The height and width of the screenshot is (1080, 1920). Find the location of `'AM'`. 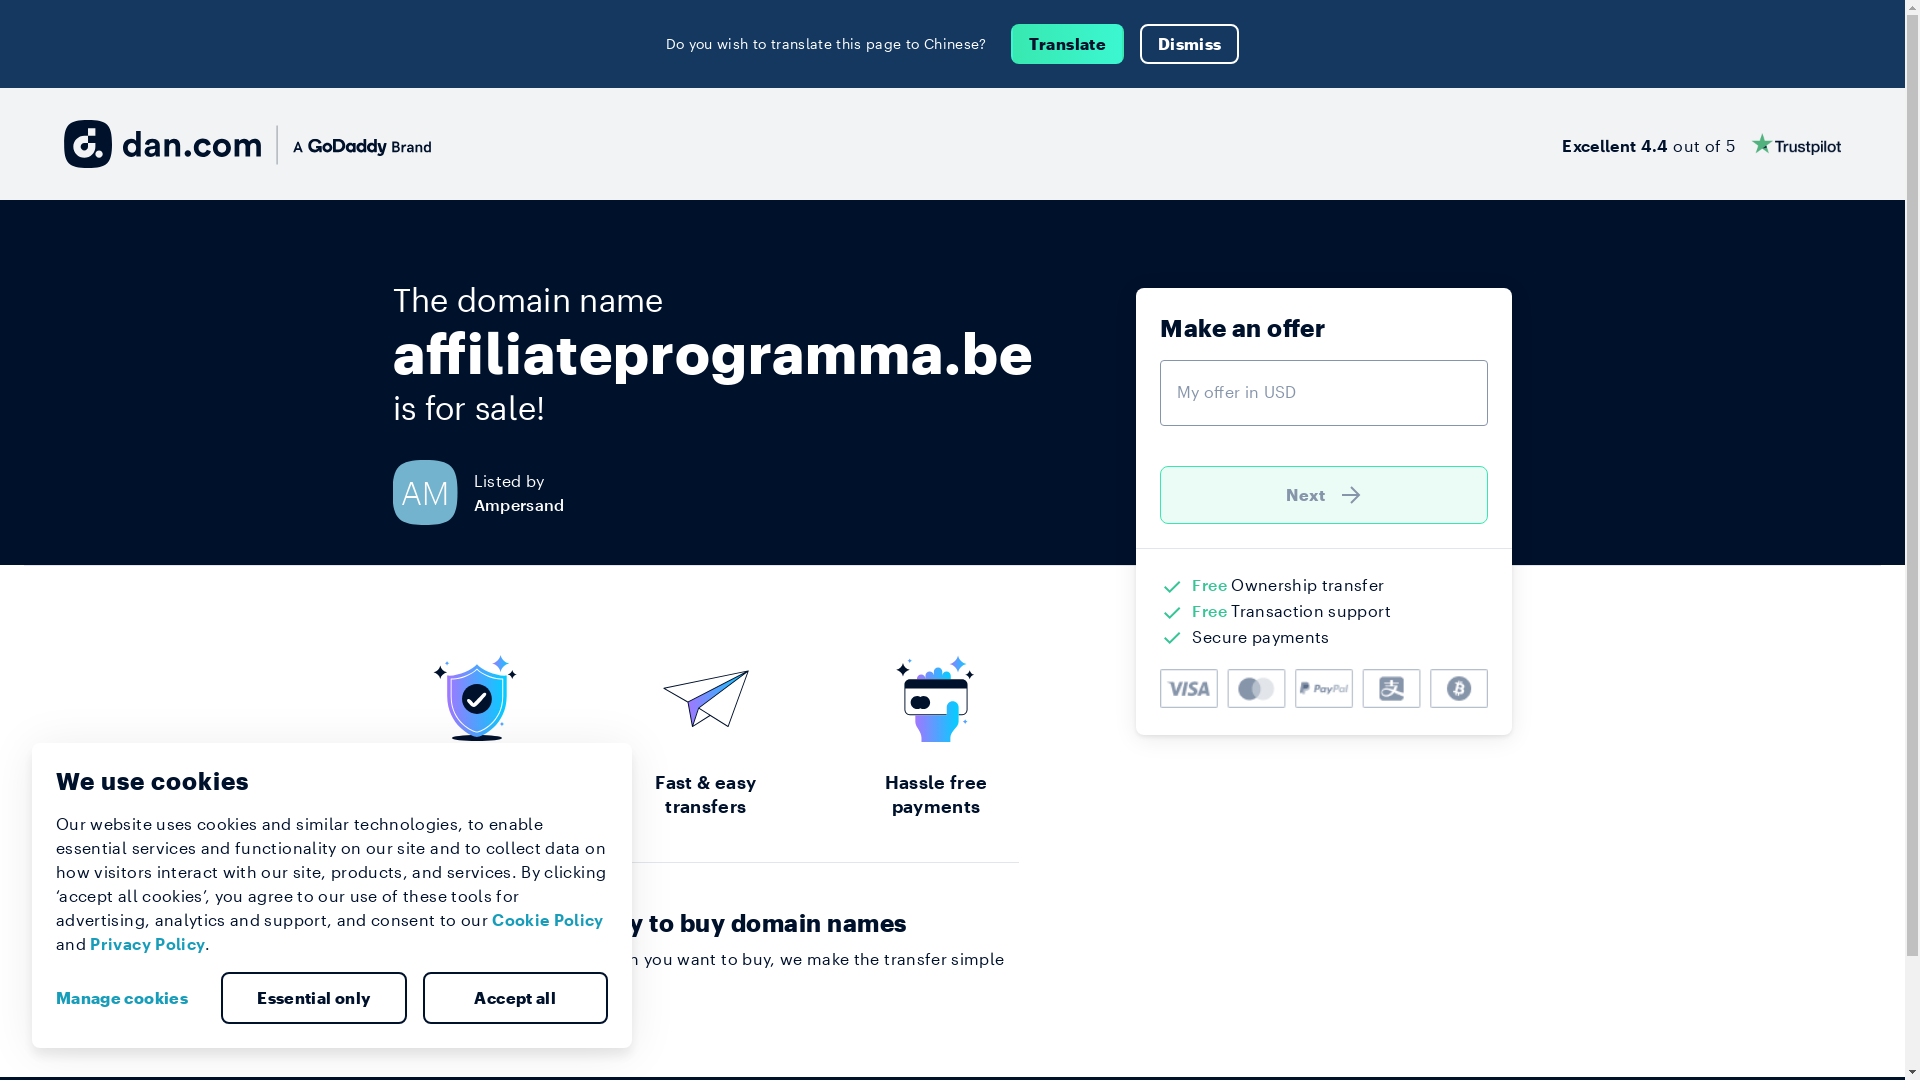

'AM' is located at coordinates (431, 492).